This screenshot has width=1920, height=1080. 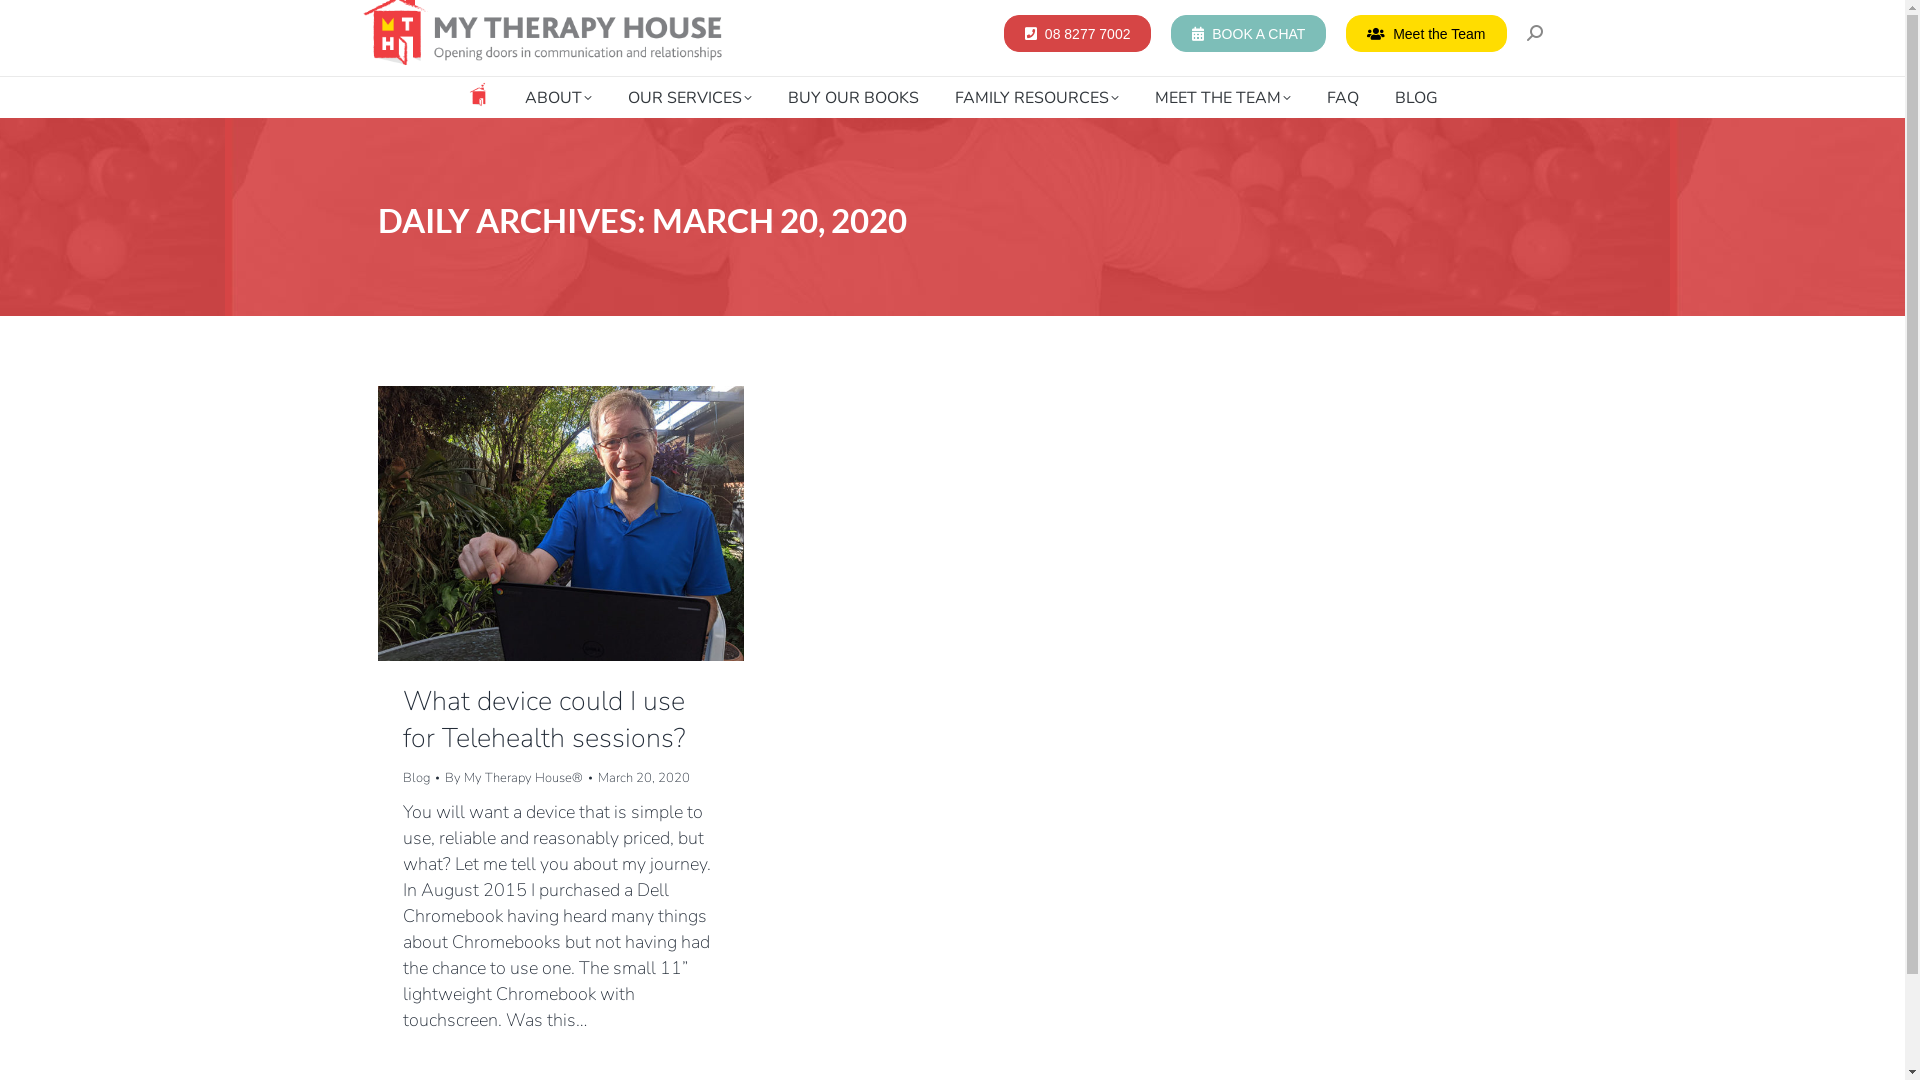 What do you see at coordinates (1342, 97) in the screenshot?
I see `'FAQ'` at bounding box center [1342, 97].